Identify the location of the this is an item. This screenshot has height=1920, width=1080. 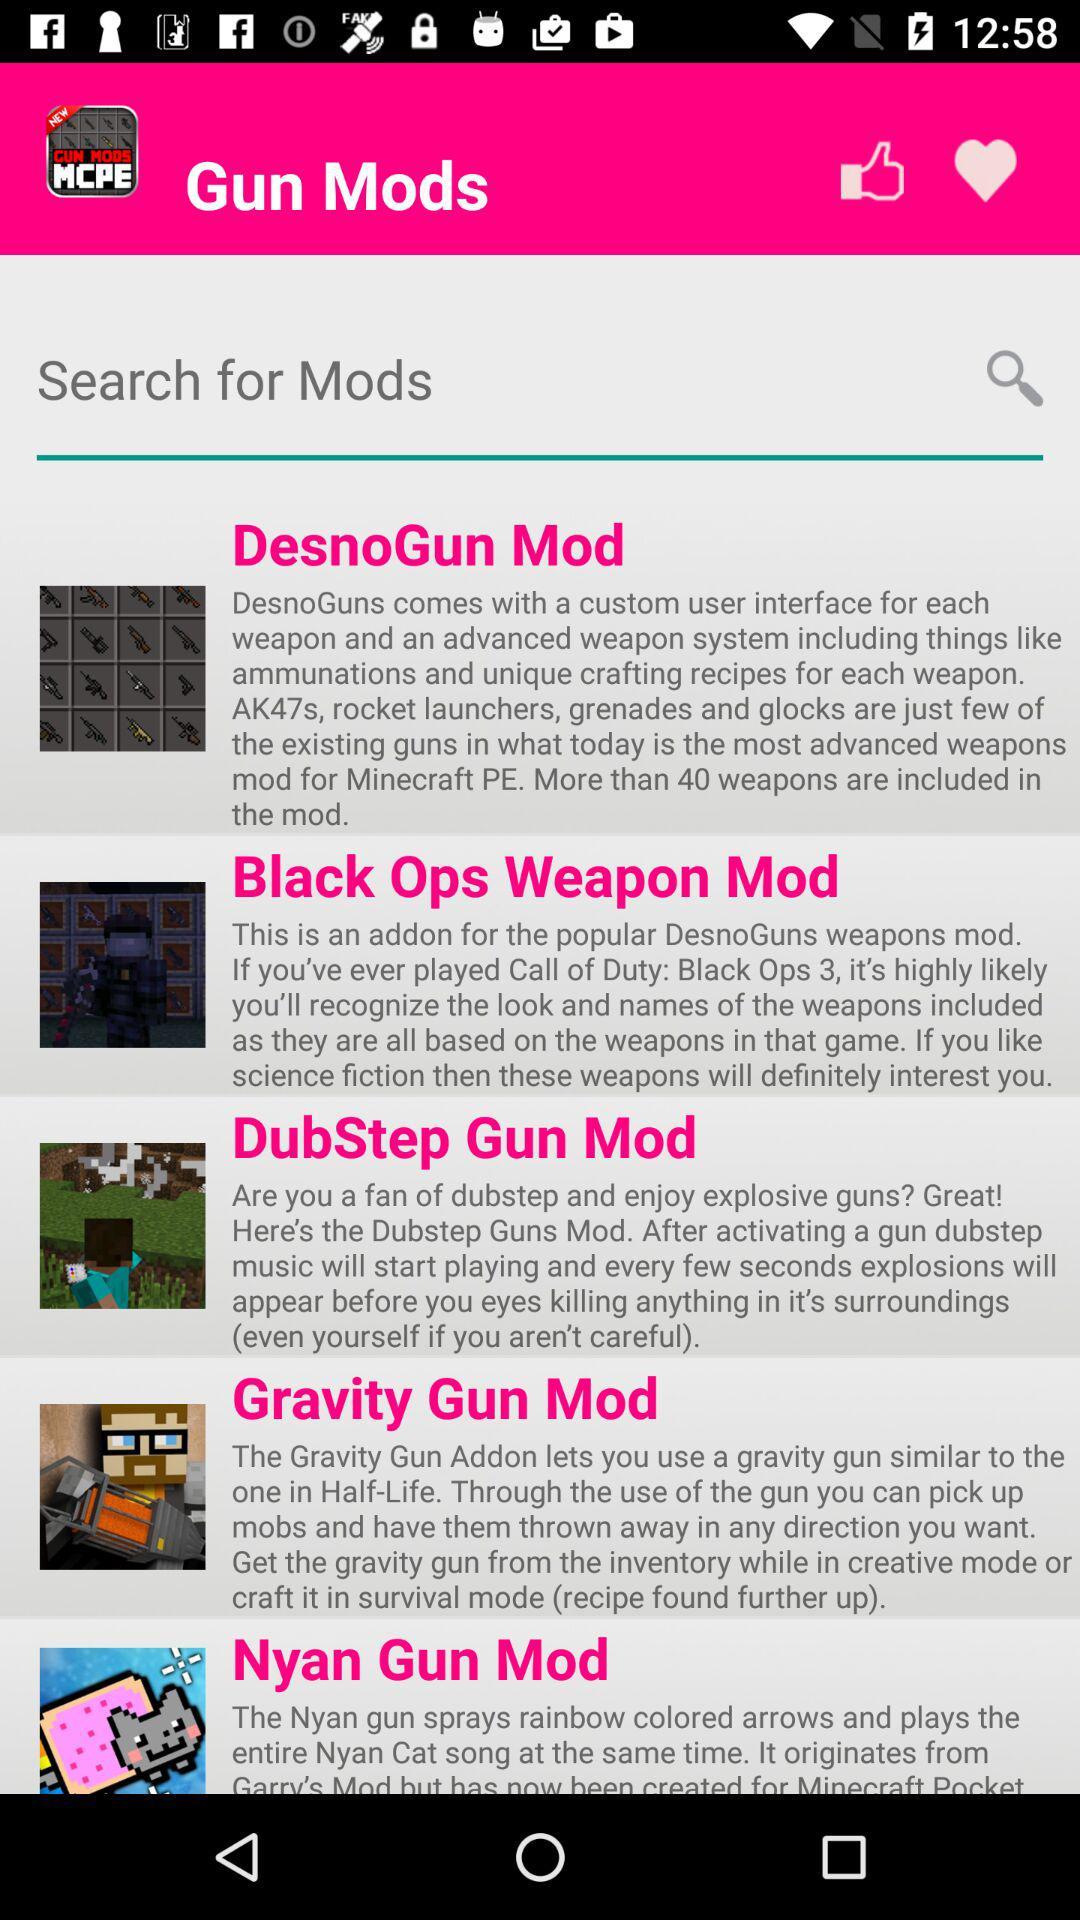
(655, 1003).